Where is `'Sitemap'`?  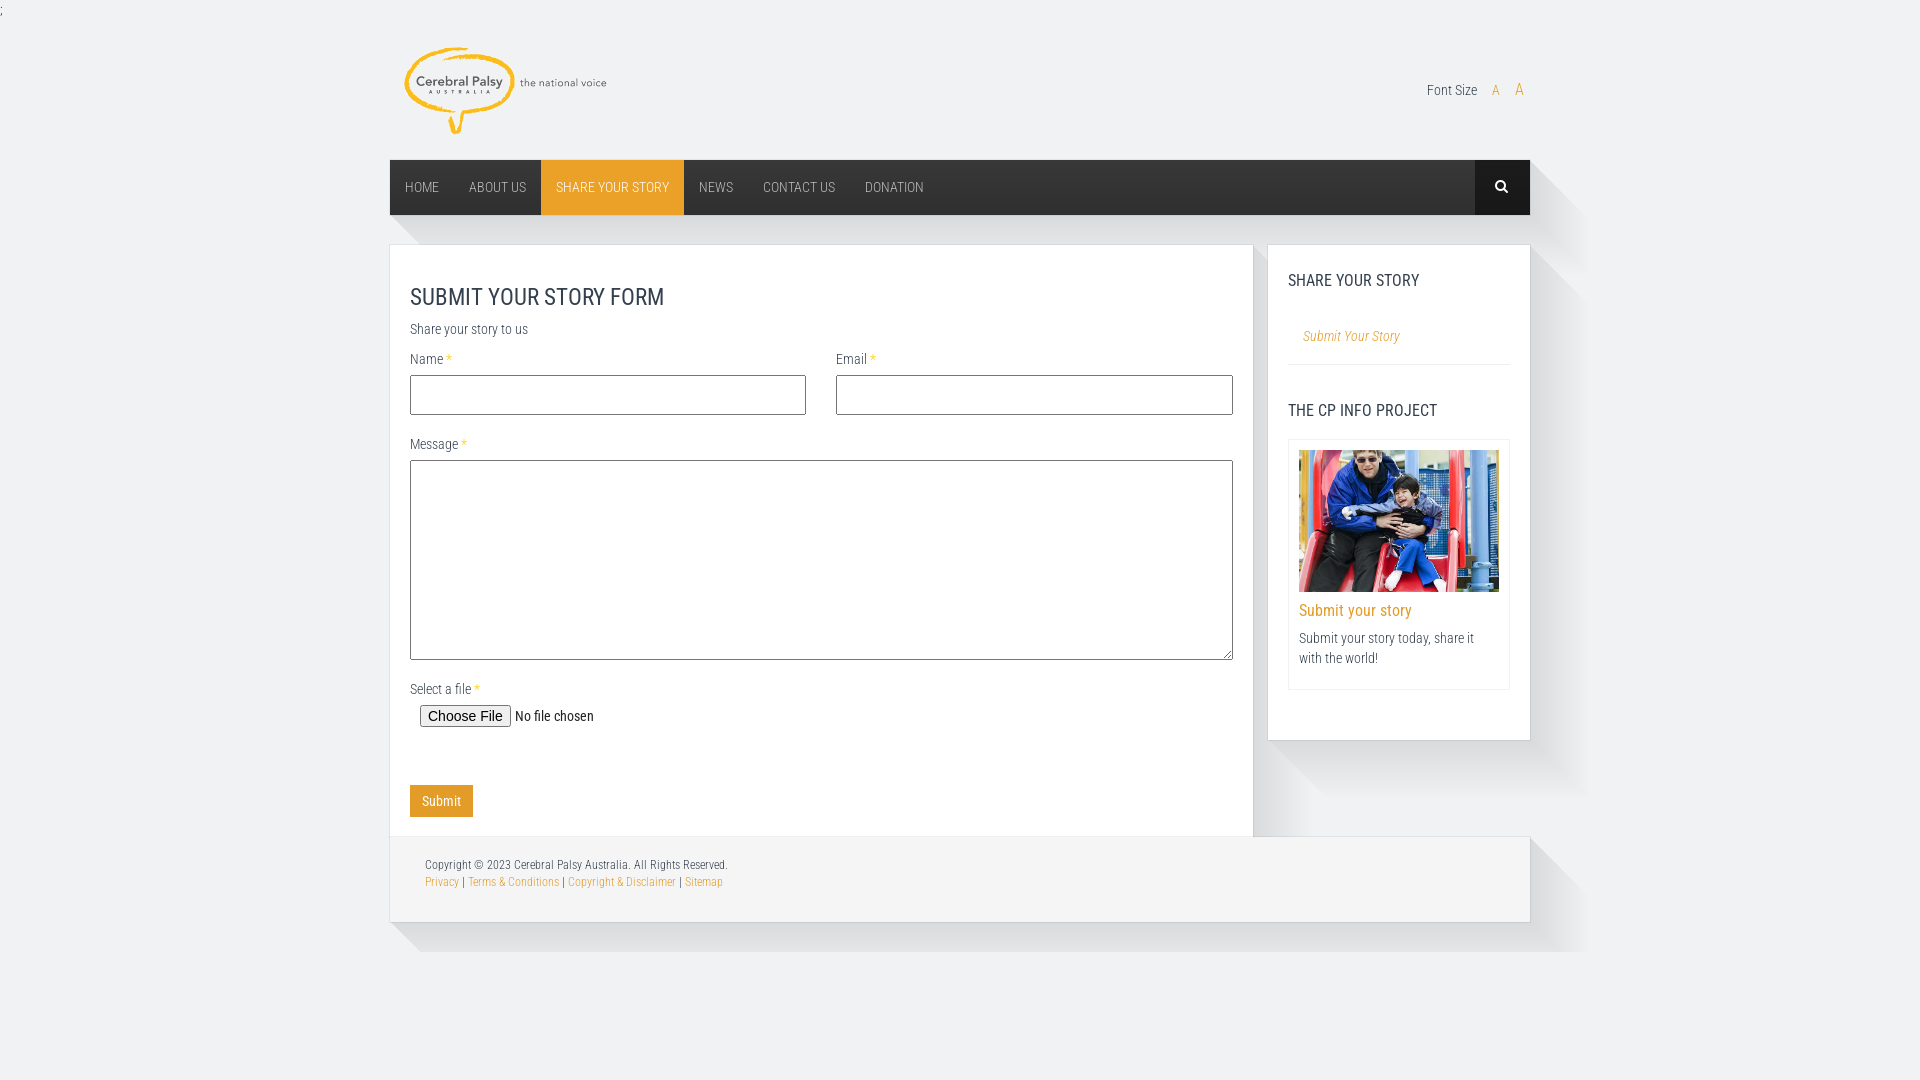
'Sitemap' is located at coordinates (704, 881).